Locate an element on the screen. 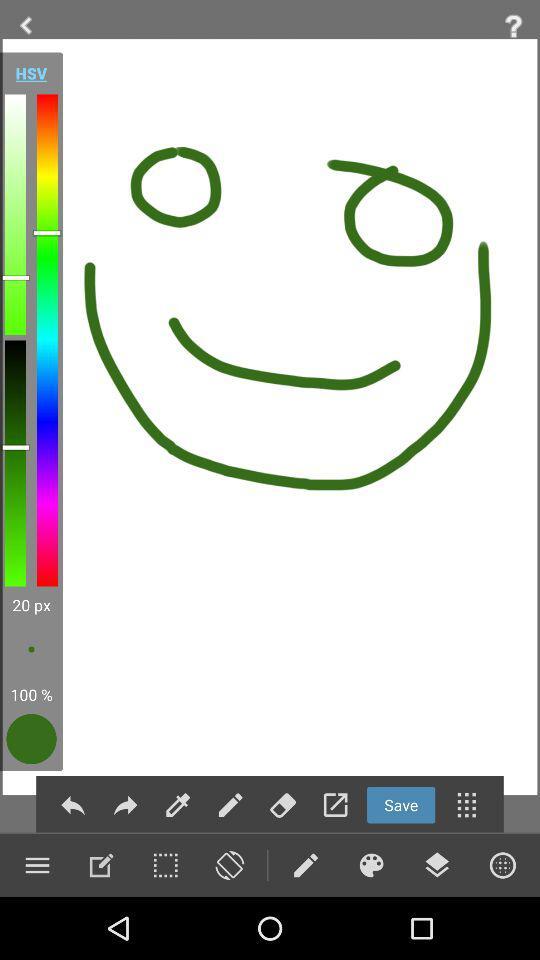  the launch icon is located at coordinates (335, 805).